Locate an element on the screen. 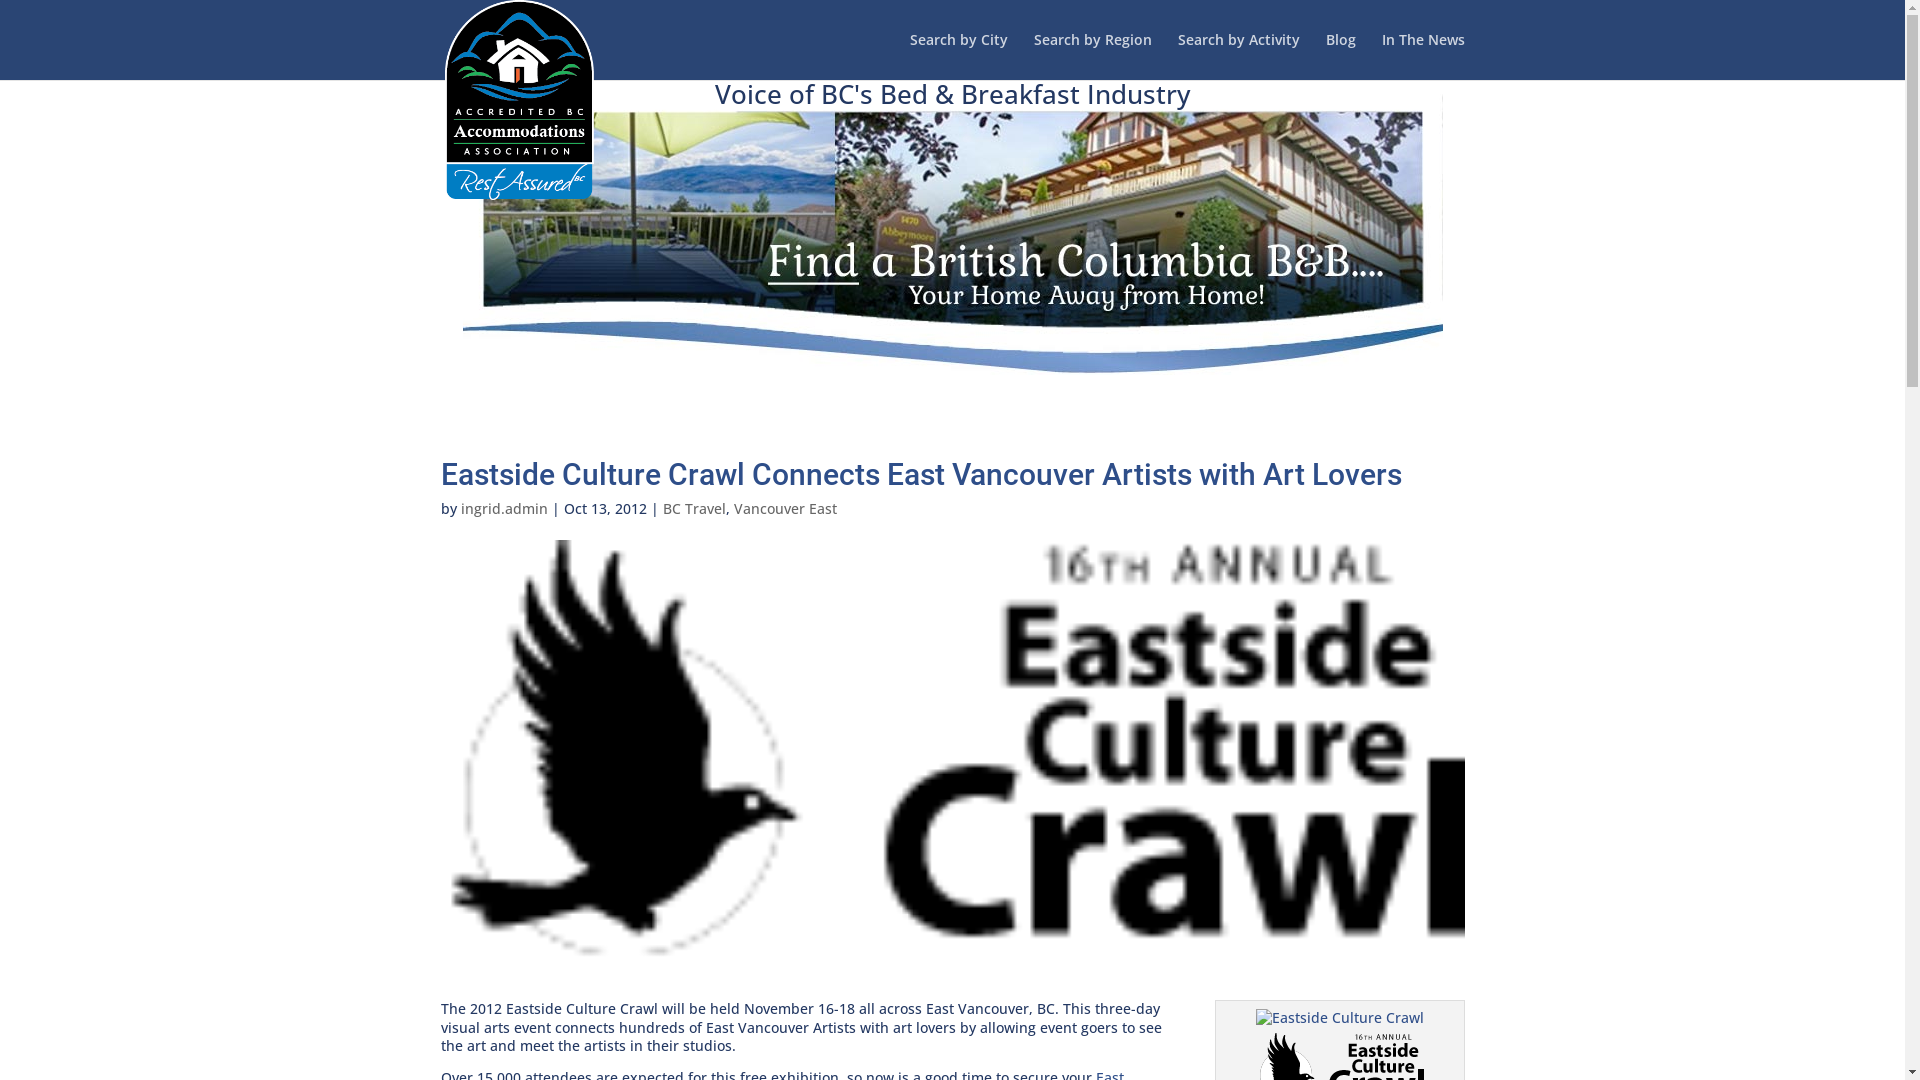  'ingrid.admin' is located at coordinates (503, 507).